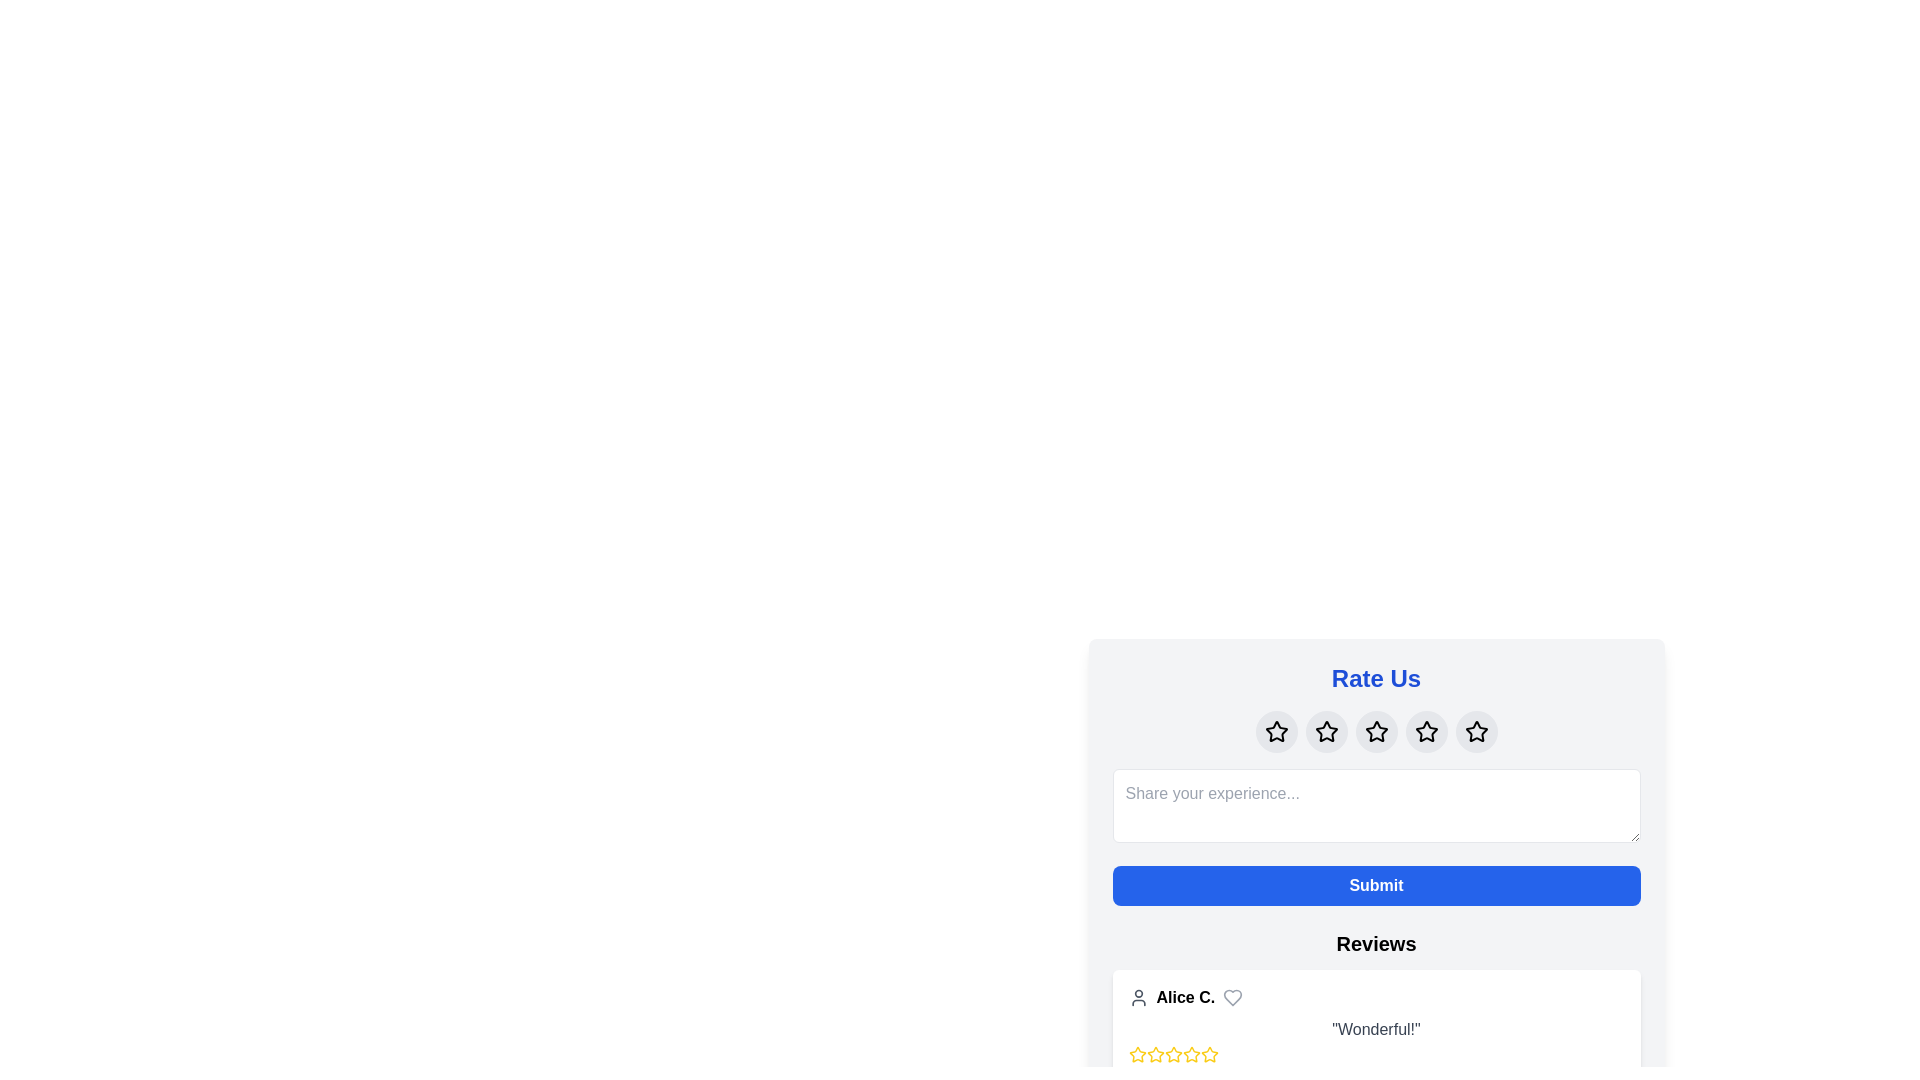 The image size is (1920, 1080). Describe the element at coordinates (1191, 1053) in the screenshot. I see `the third star icon from the left in the rating system below the review titled 'Alice C.'` at that location.